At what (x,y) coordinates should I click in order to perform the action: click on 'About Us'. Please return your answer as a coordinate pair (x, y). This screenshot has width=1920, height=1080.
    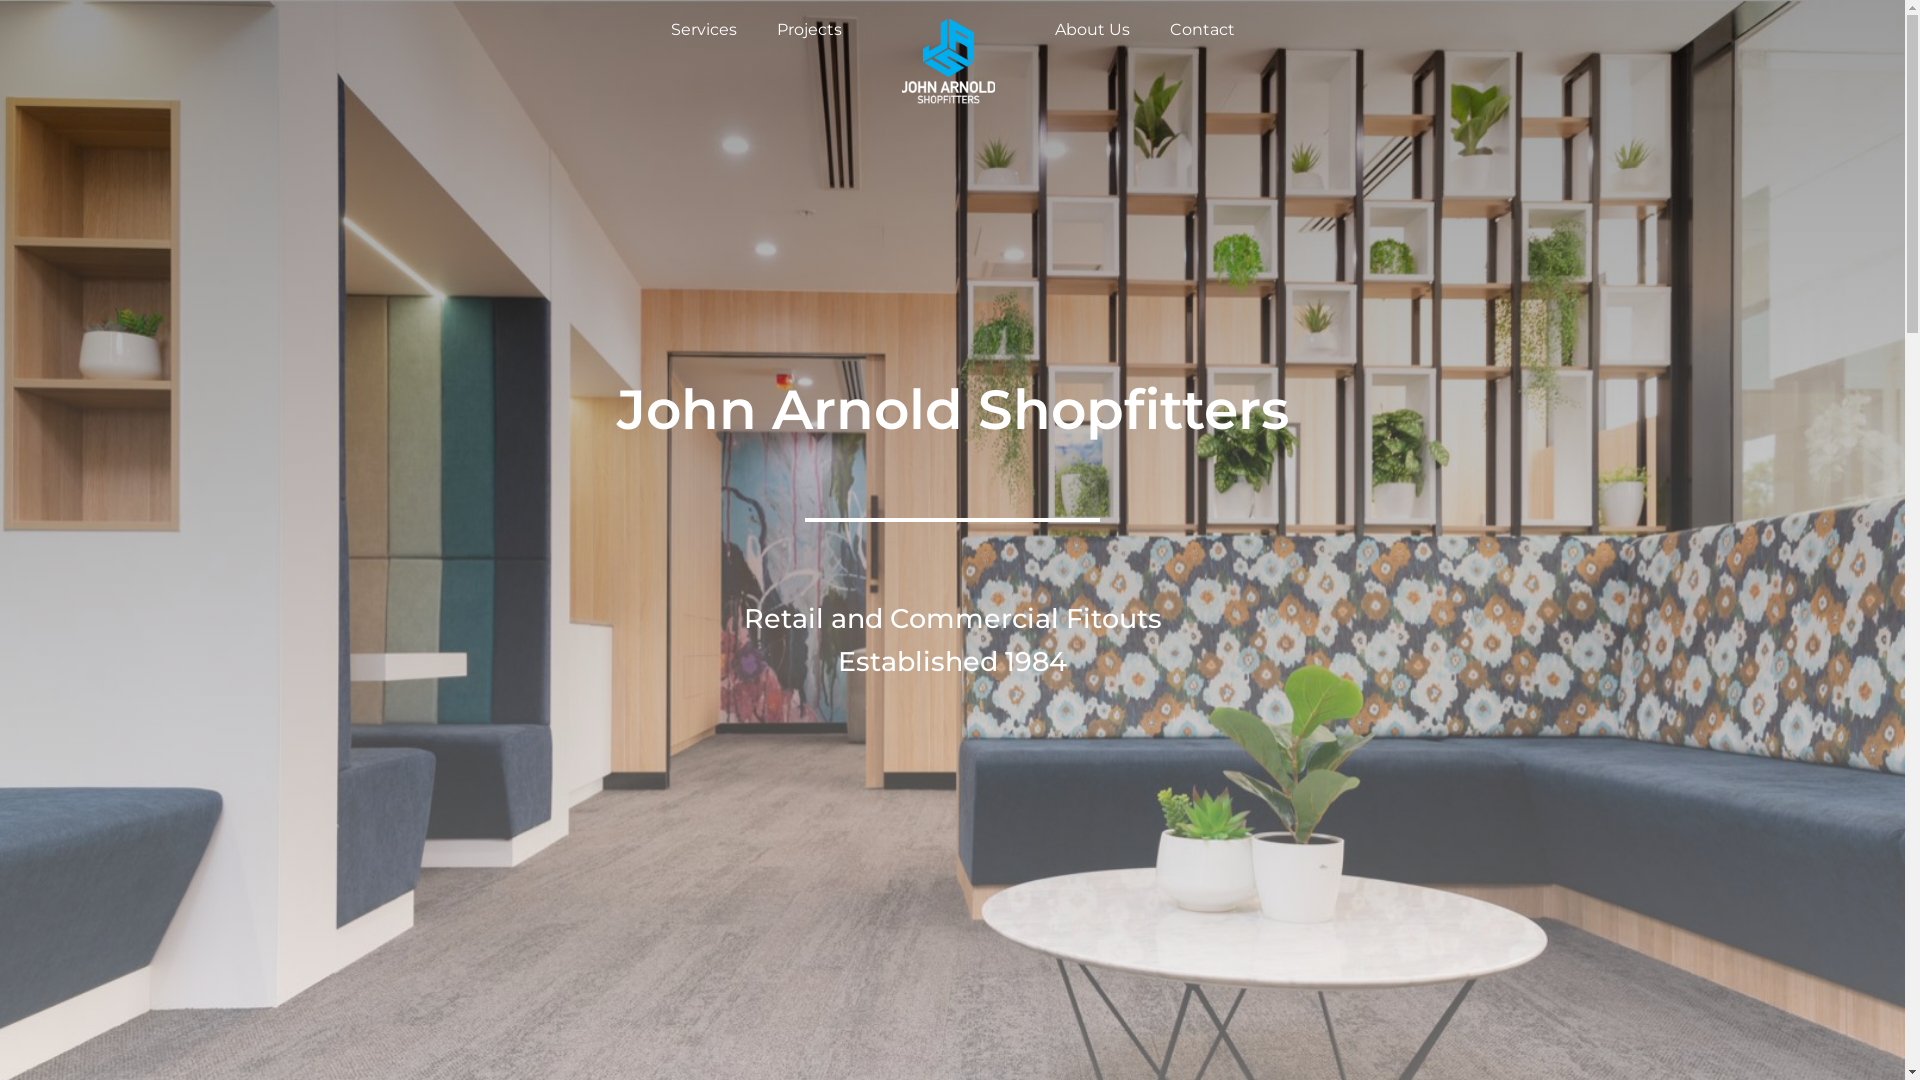
    Looking at the image, I should click on (1049, 30).